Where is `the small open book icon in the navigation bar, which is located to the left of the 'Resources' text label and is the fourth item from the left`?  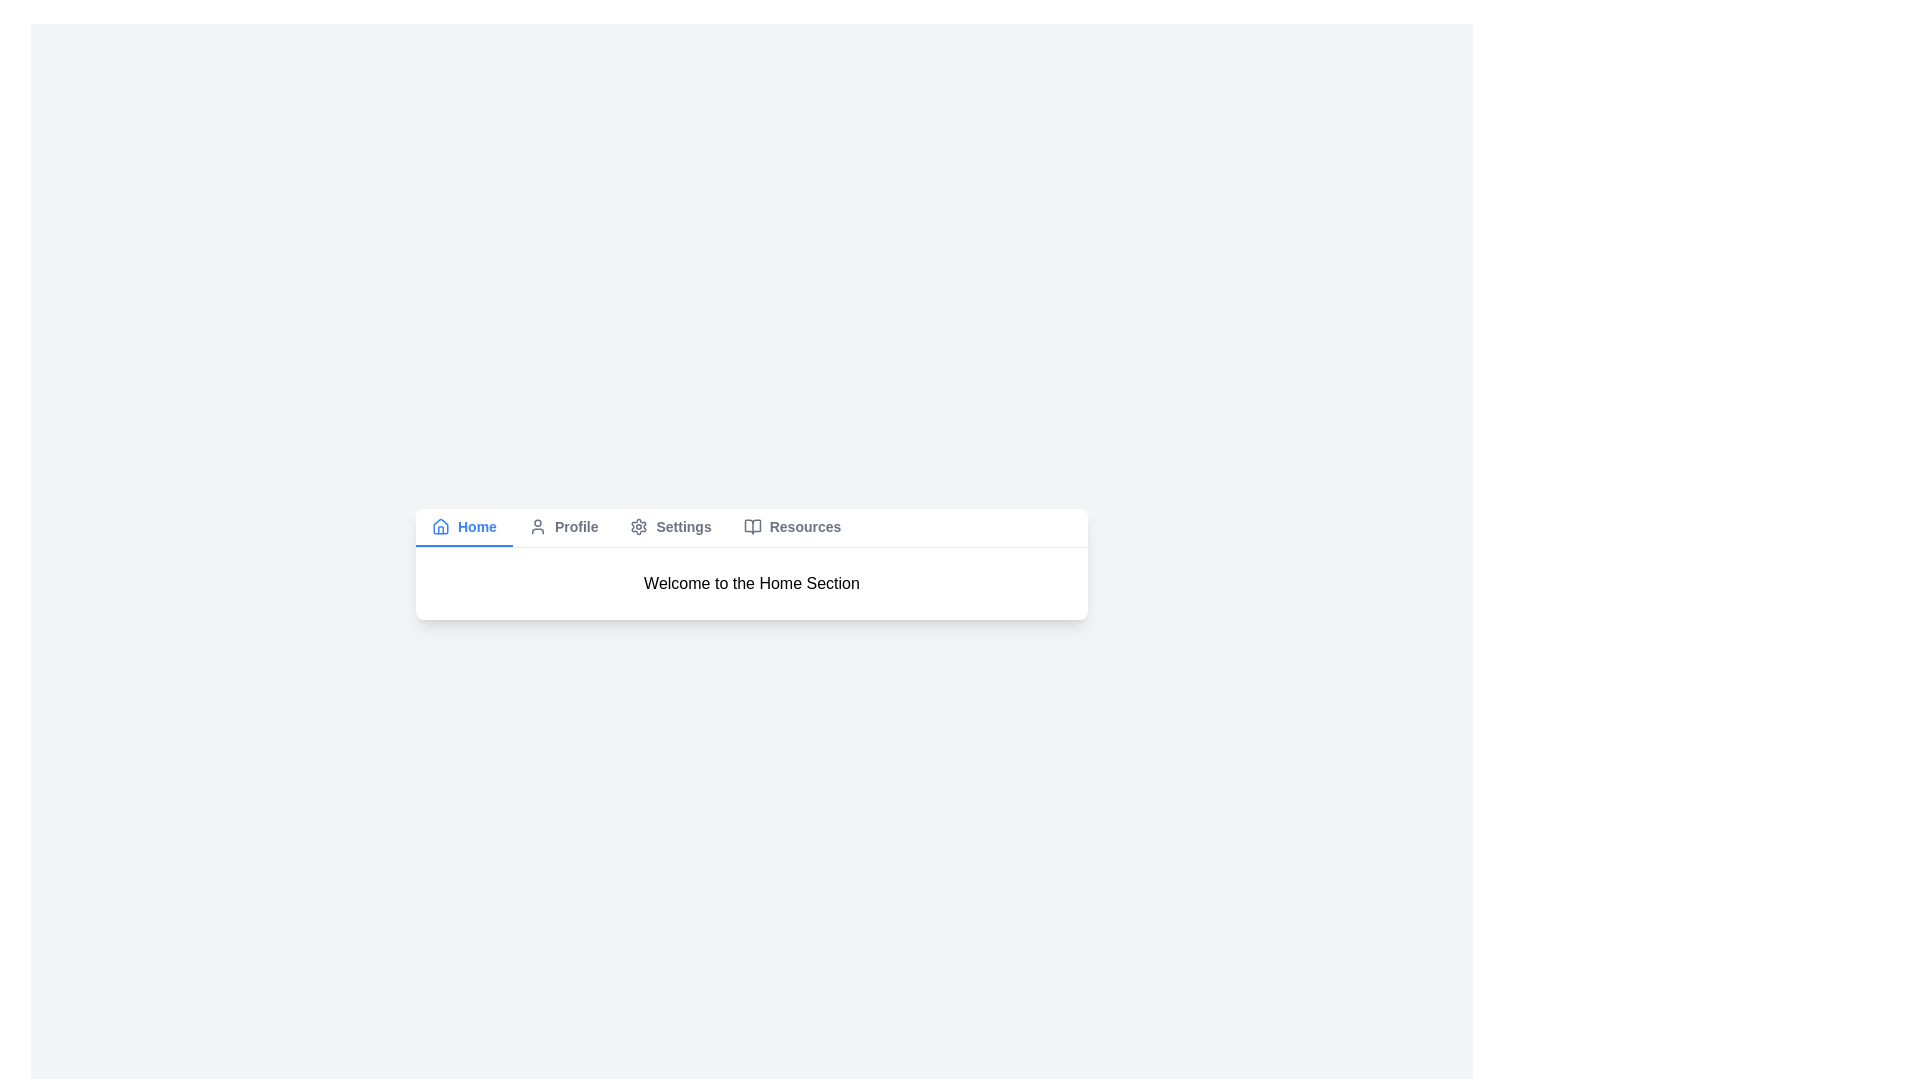
the small open book icon in the navigation bar, which is located to the left of the 'Resources' text label and is the fourth item from the left is located at coordinates (751, 525).